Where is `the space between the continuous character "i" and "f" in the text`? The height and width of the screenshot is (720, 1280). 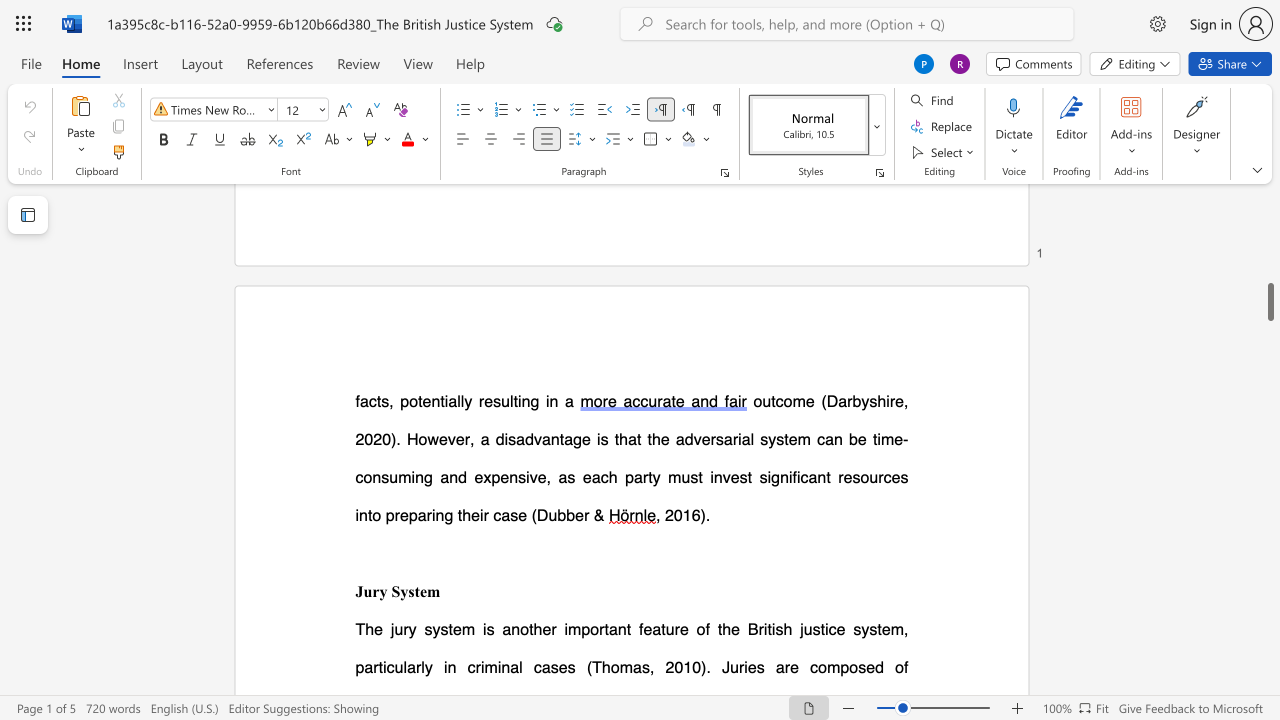
the space between the continuous character "i" and "f" in the text is located at coordinates (791, 477).